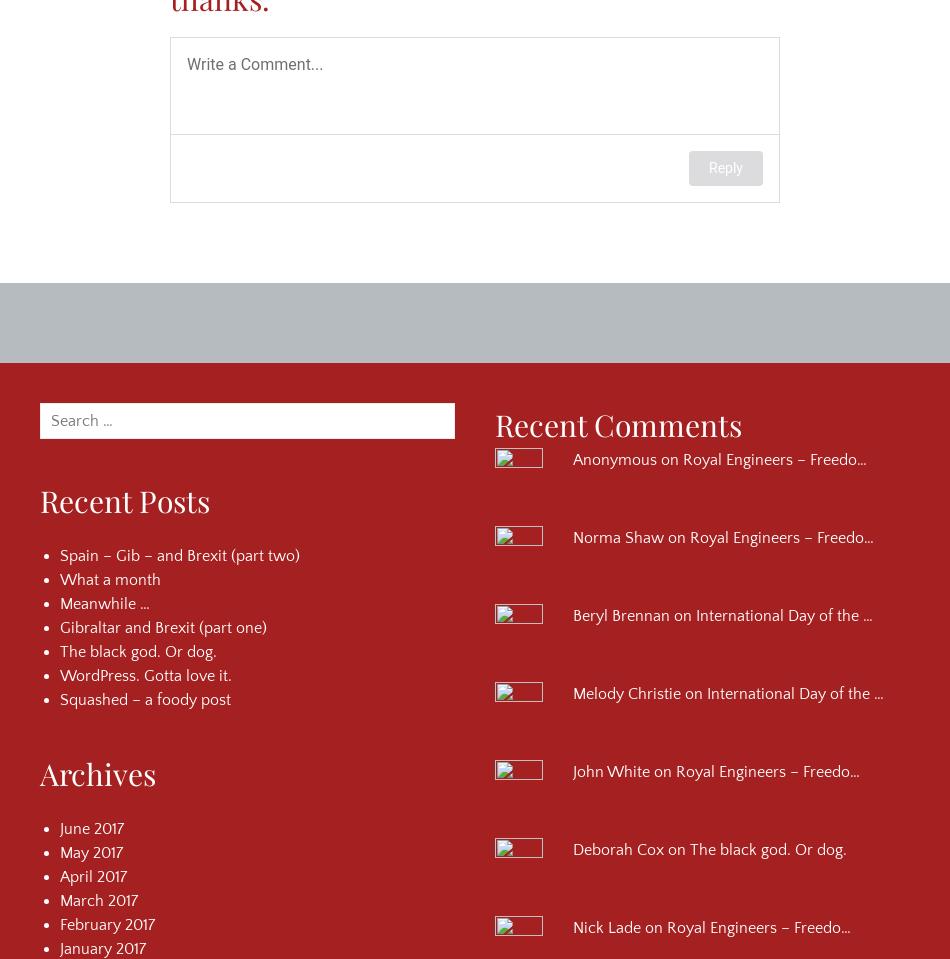  What do you see at coordinates (60, 698) in the screenshot?
I see `'Squashed – a foody post'` at bounding box center [60, 698].